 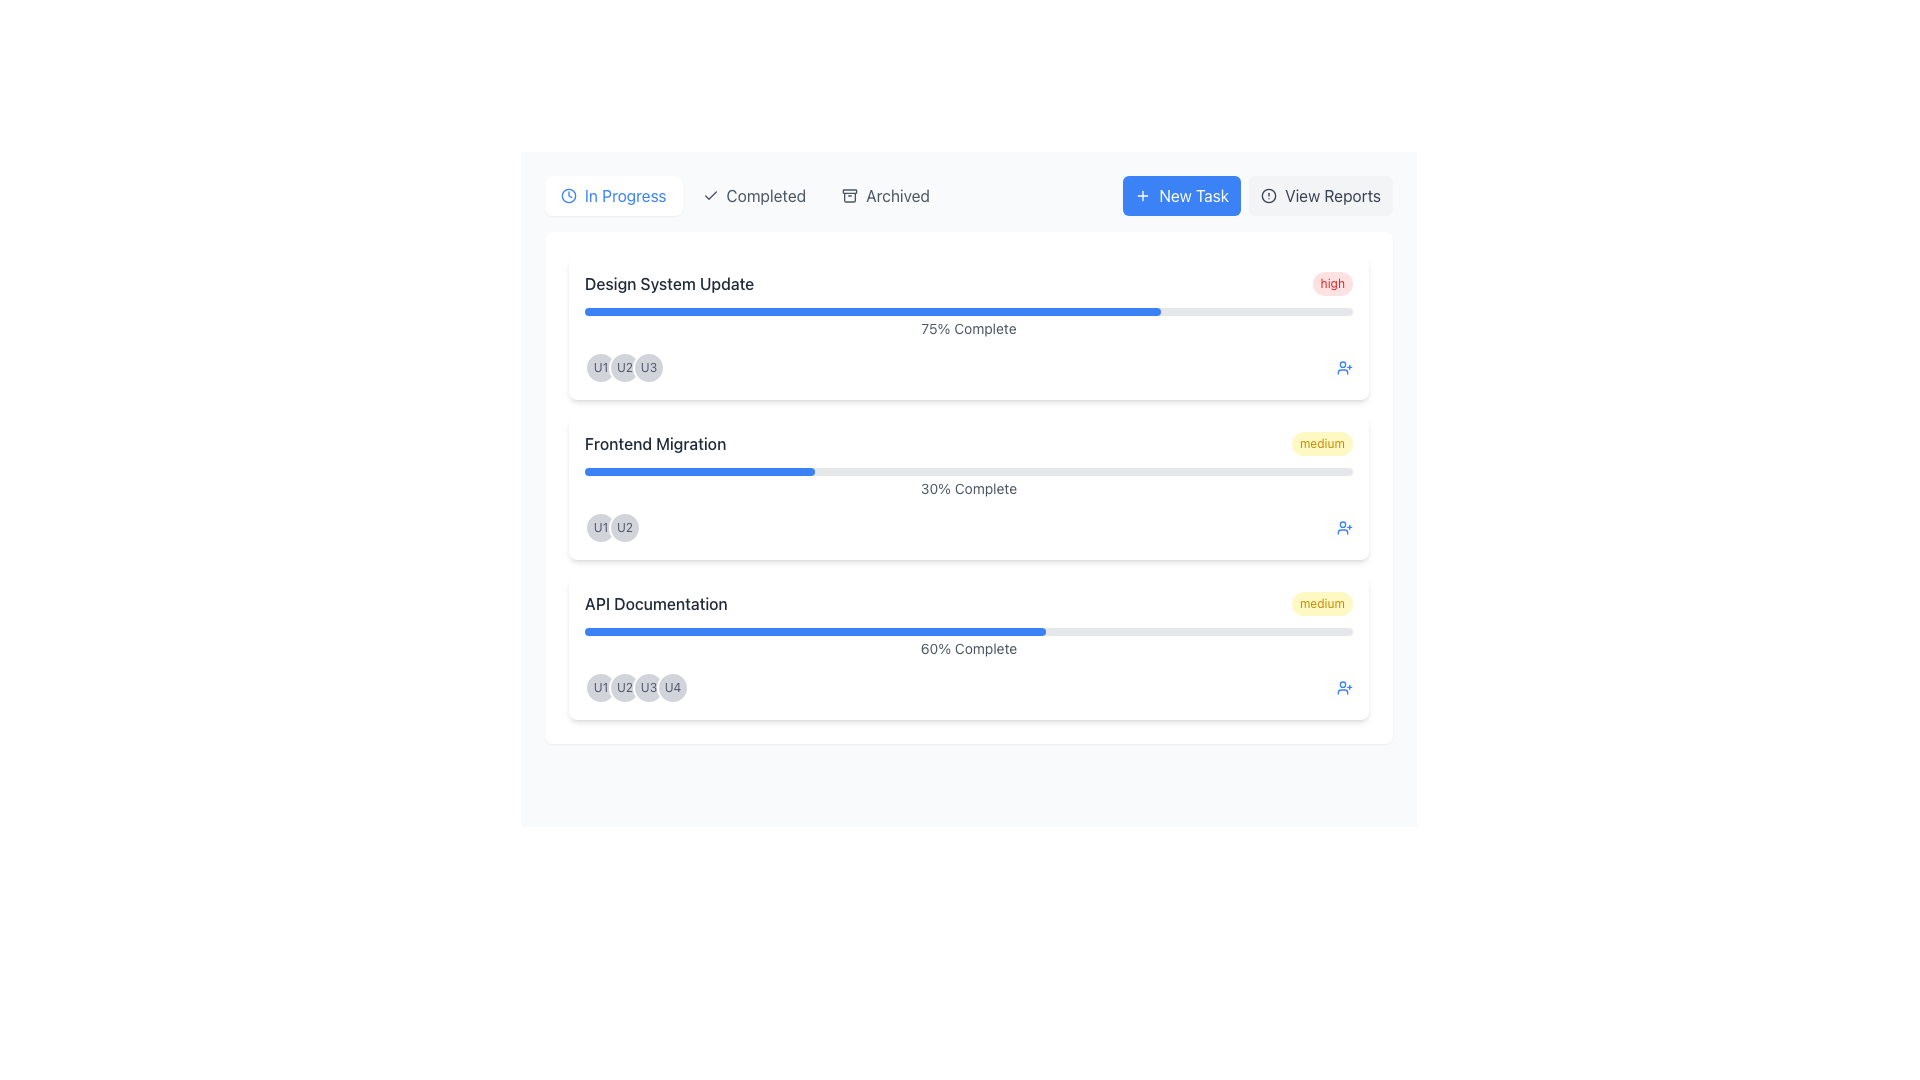 I want to click on the 'Archived' text label styled in gray text, located near the archive box icon at the top middle section of the interface, so click(x=896, y=196).